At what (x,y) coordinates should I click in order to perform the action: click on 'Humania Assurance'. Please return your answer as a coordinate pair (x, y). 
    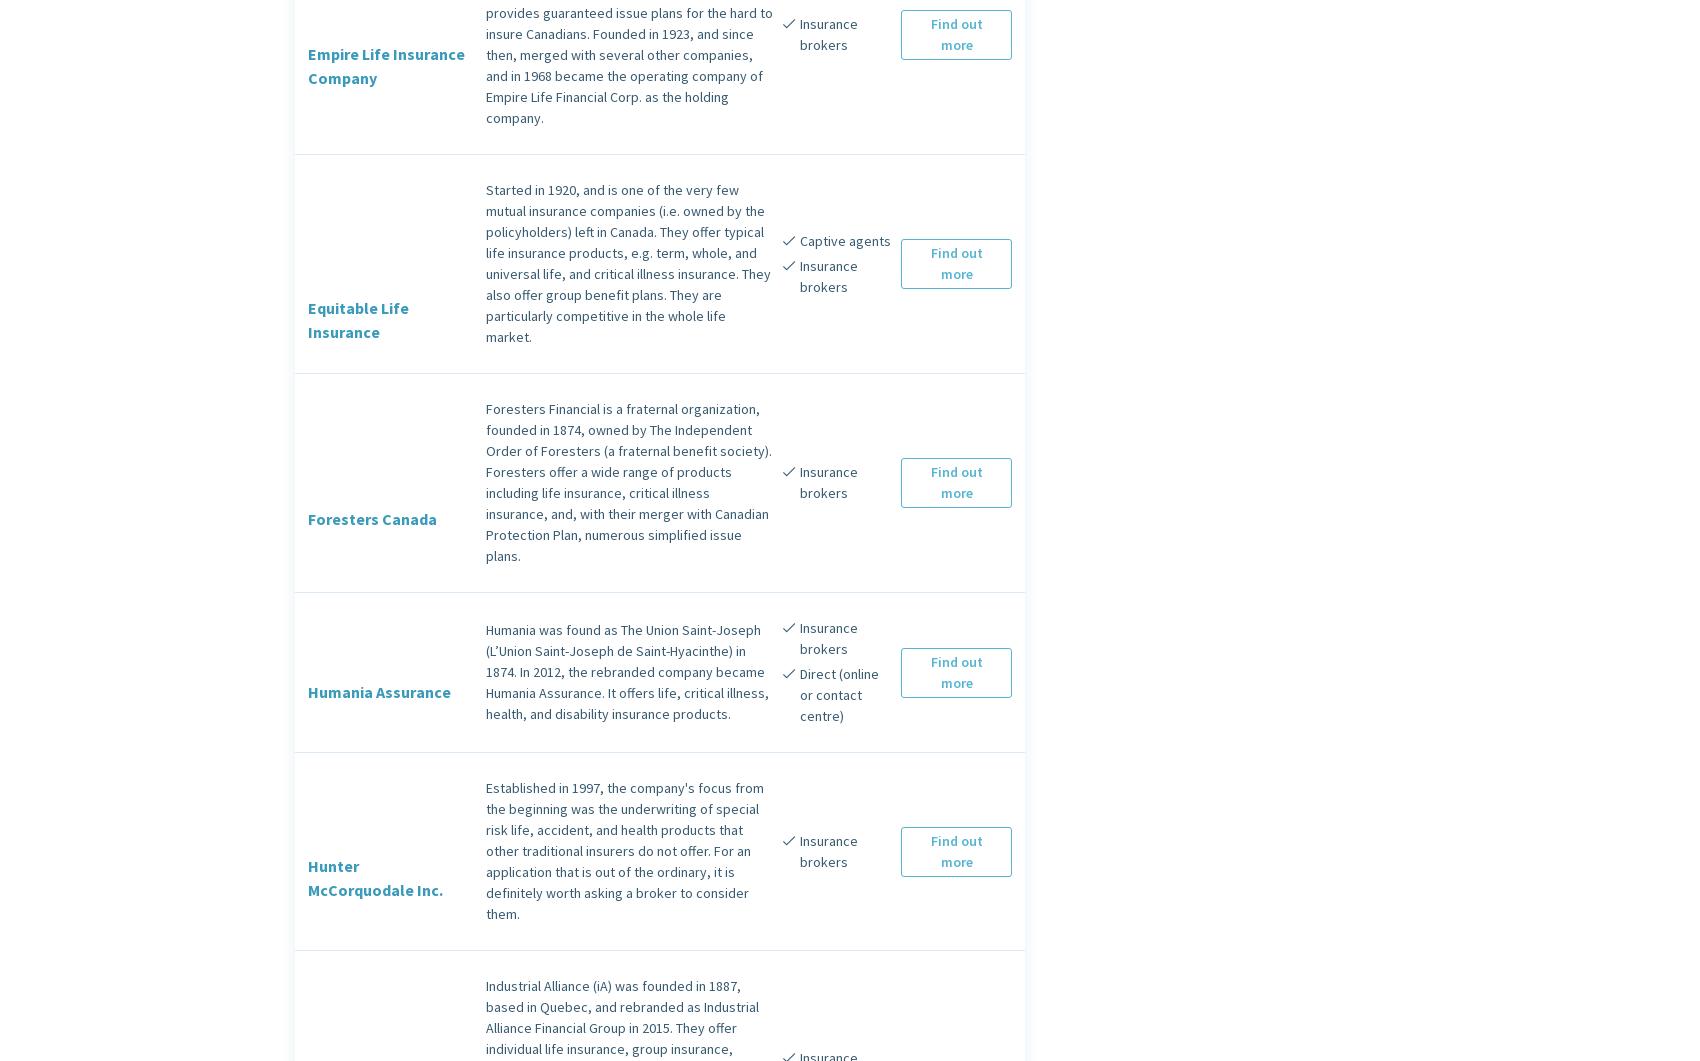
    Looking at the image, I should click on (378, 690).